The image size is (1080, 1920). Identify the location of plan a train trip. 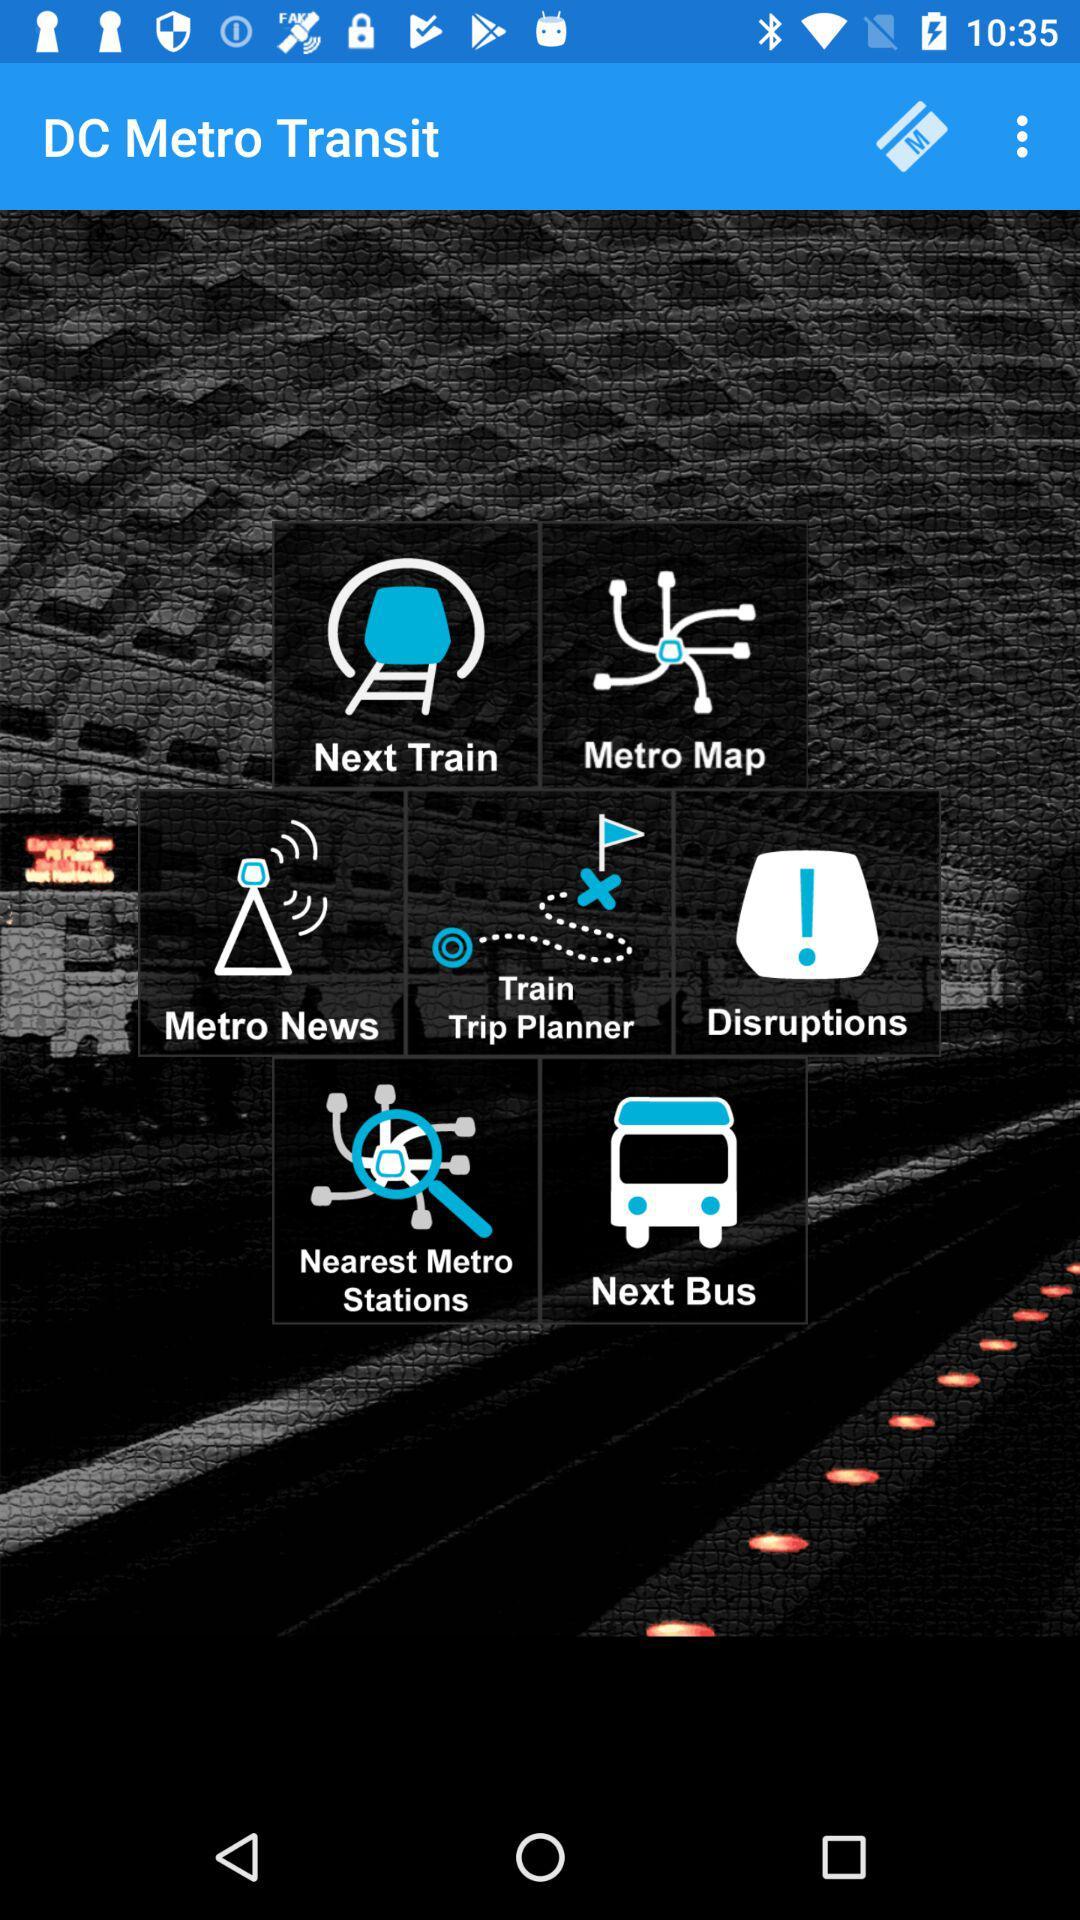
(538, 921).